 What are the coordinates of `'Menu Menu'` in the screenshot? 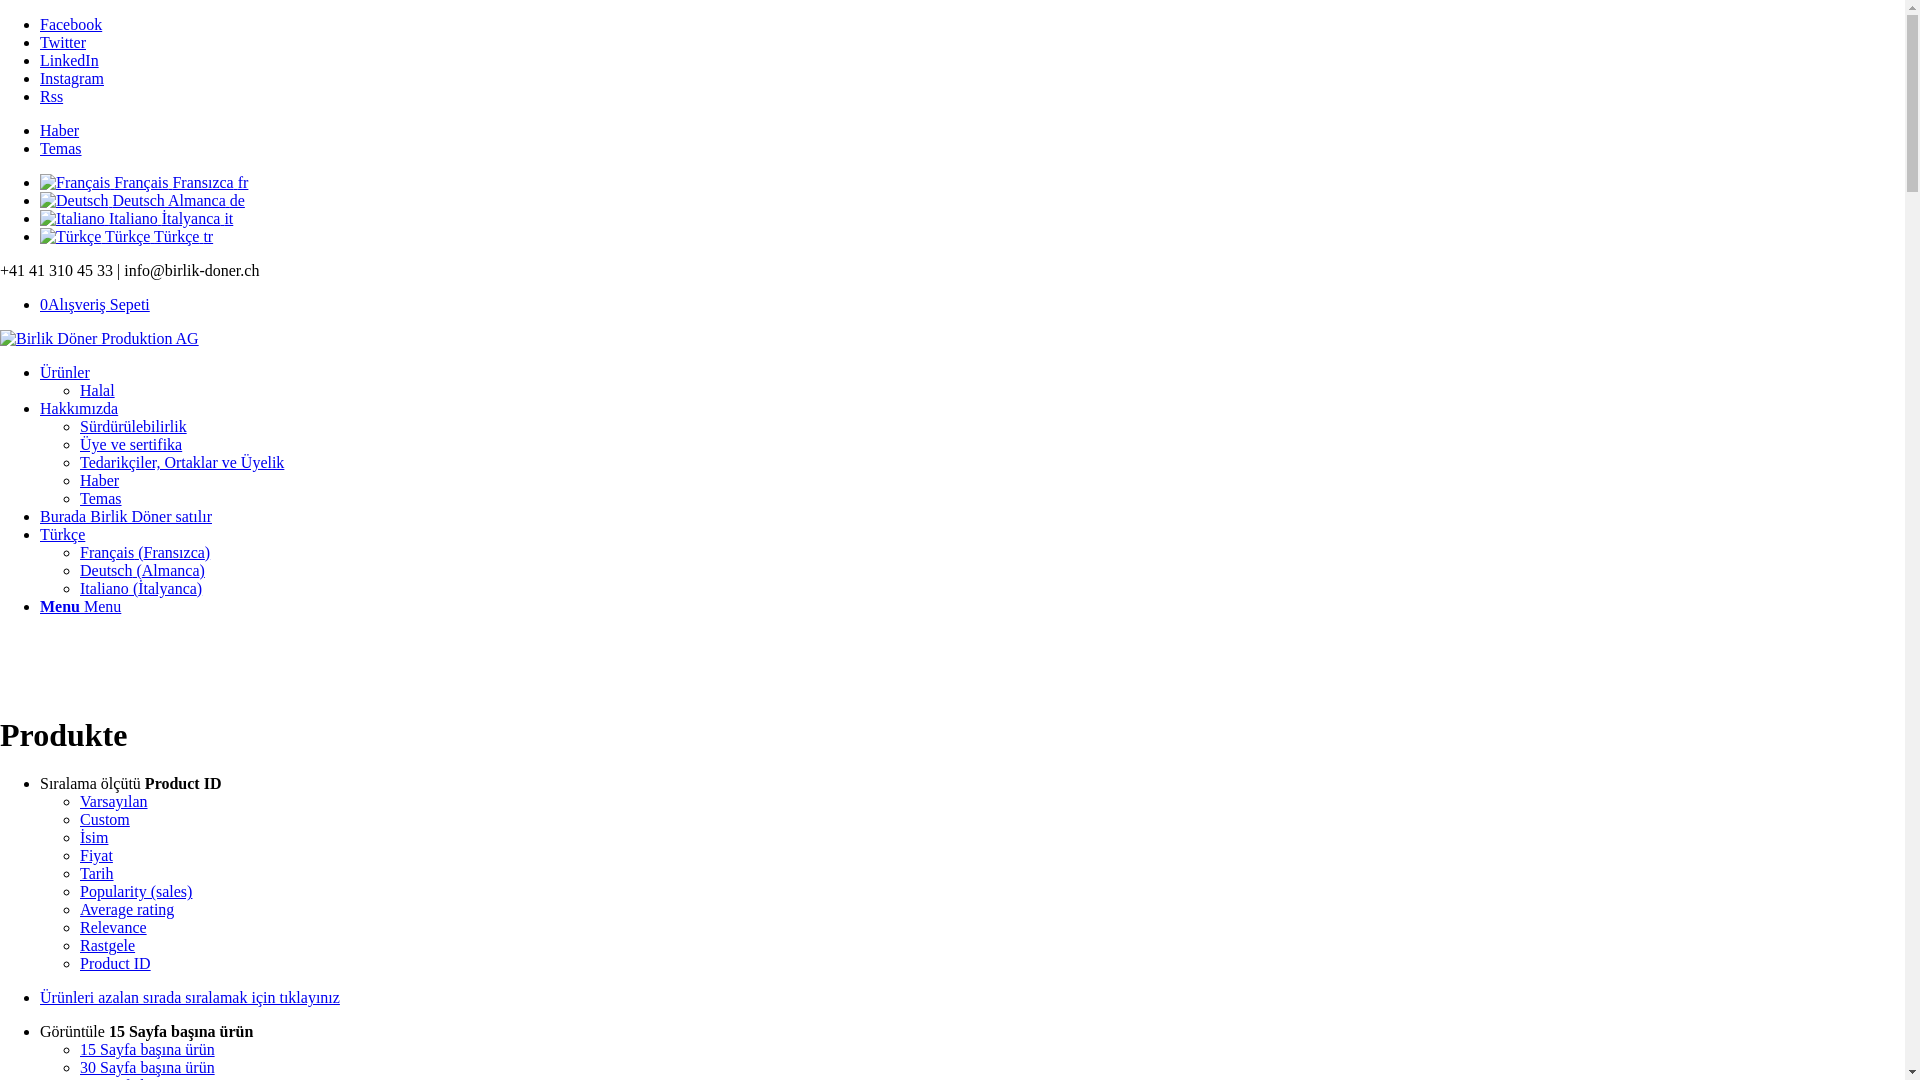 It's located at (80, 605).